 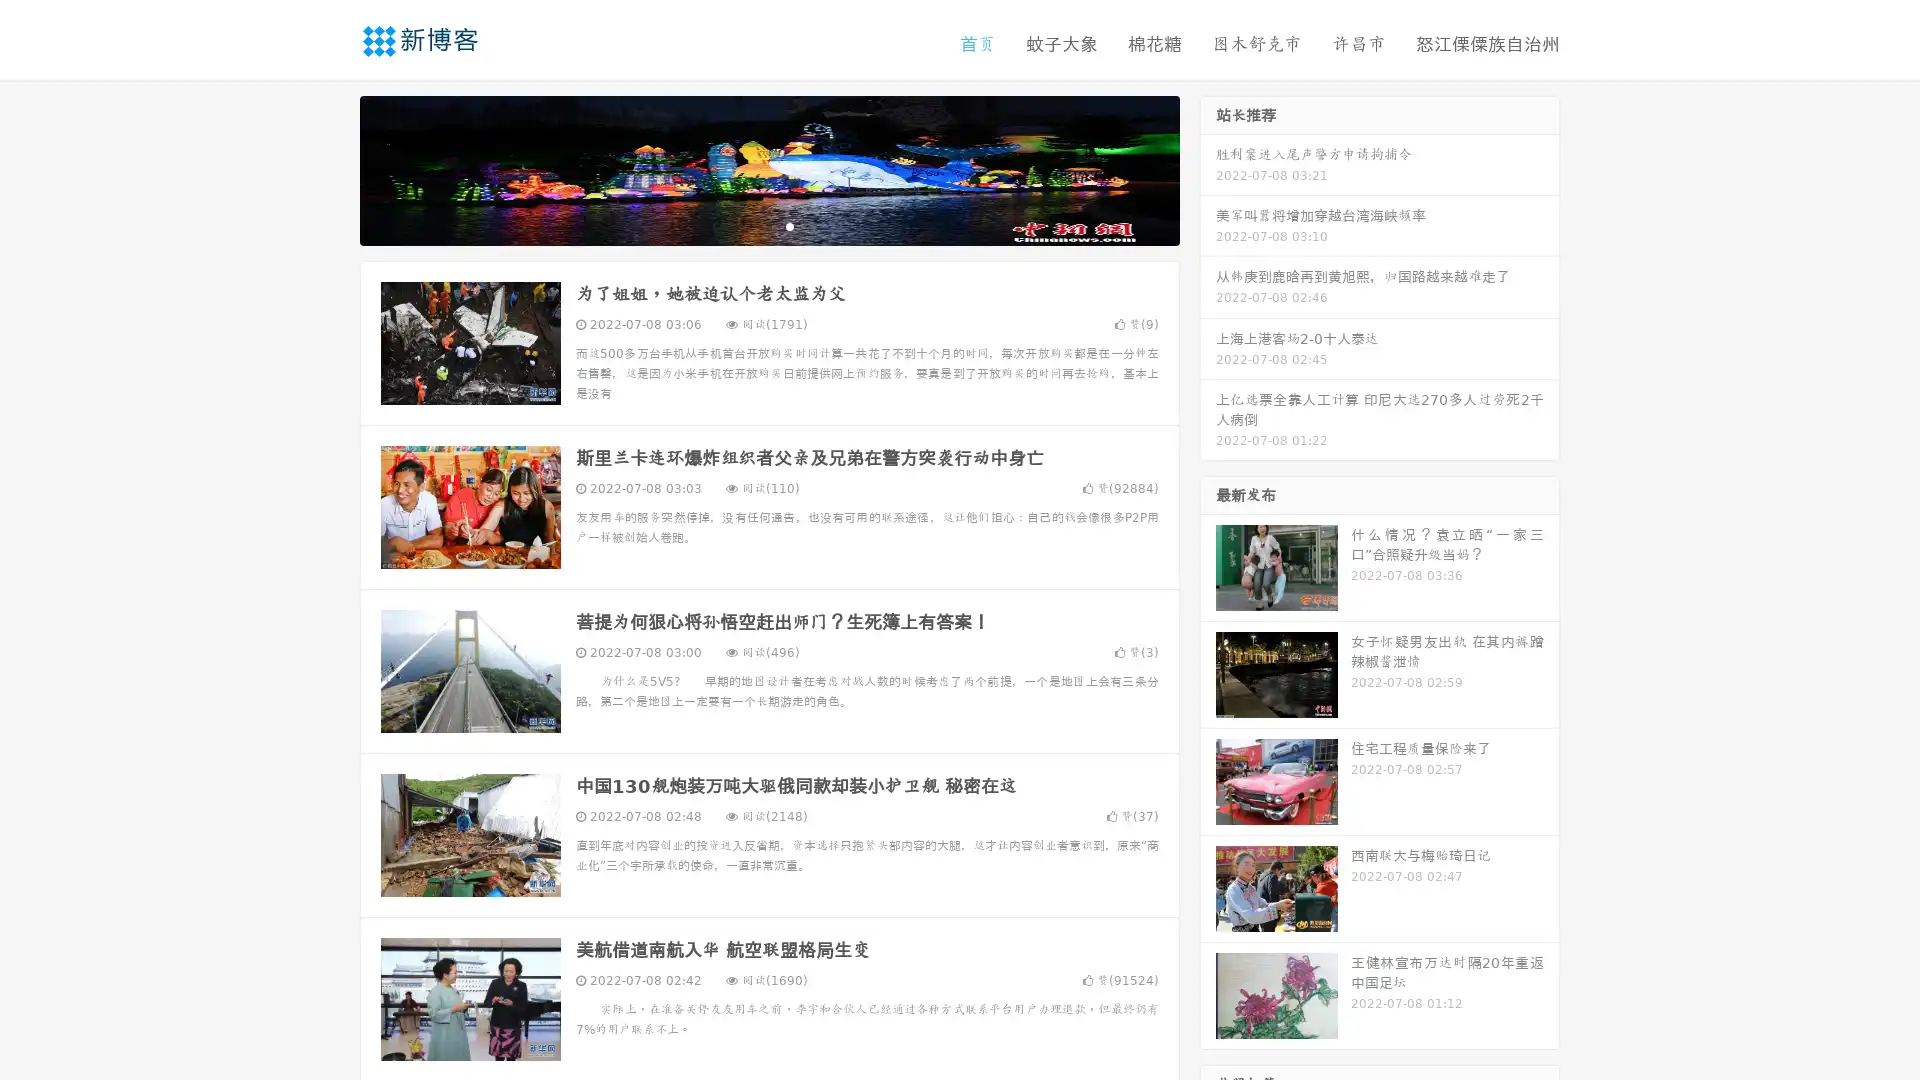 What do you see at coordinates (768, 225) in the screenshot?
I see `Go to slide 2` at bounding box center [768, 225].